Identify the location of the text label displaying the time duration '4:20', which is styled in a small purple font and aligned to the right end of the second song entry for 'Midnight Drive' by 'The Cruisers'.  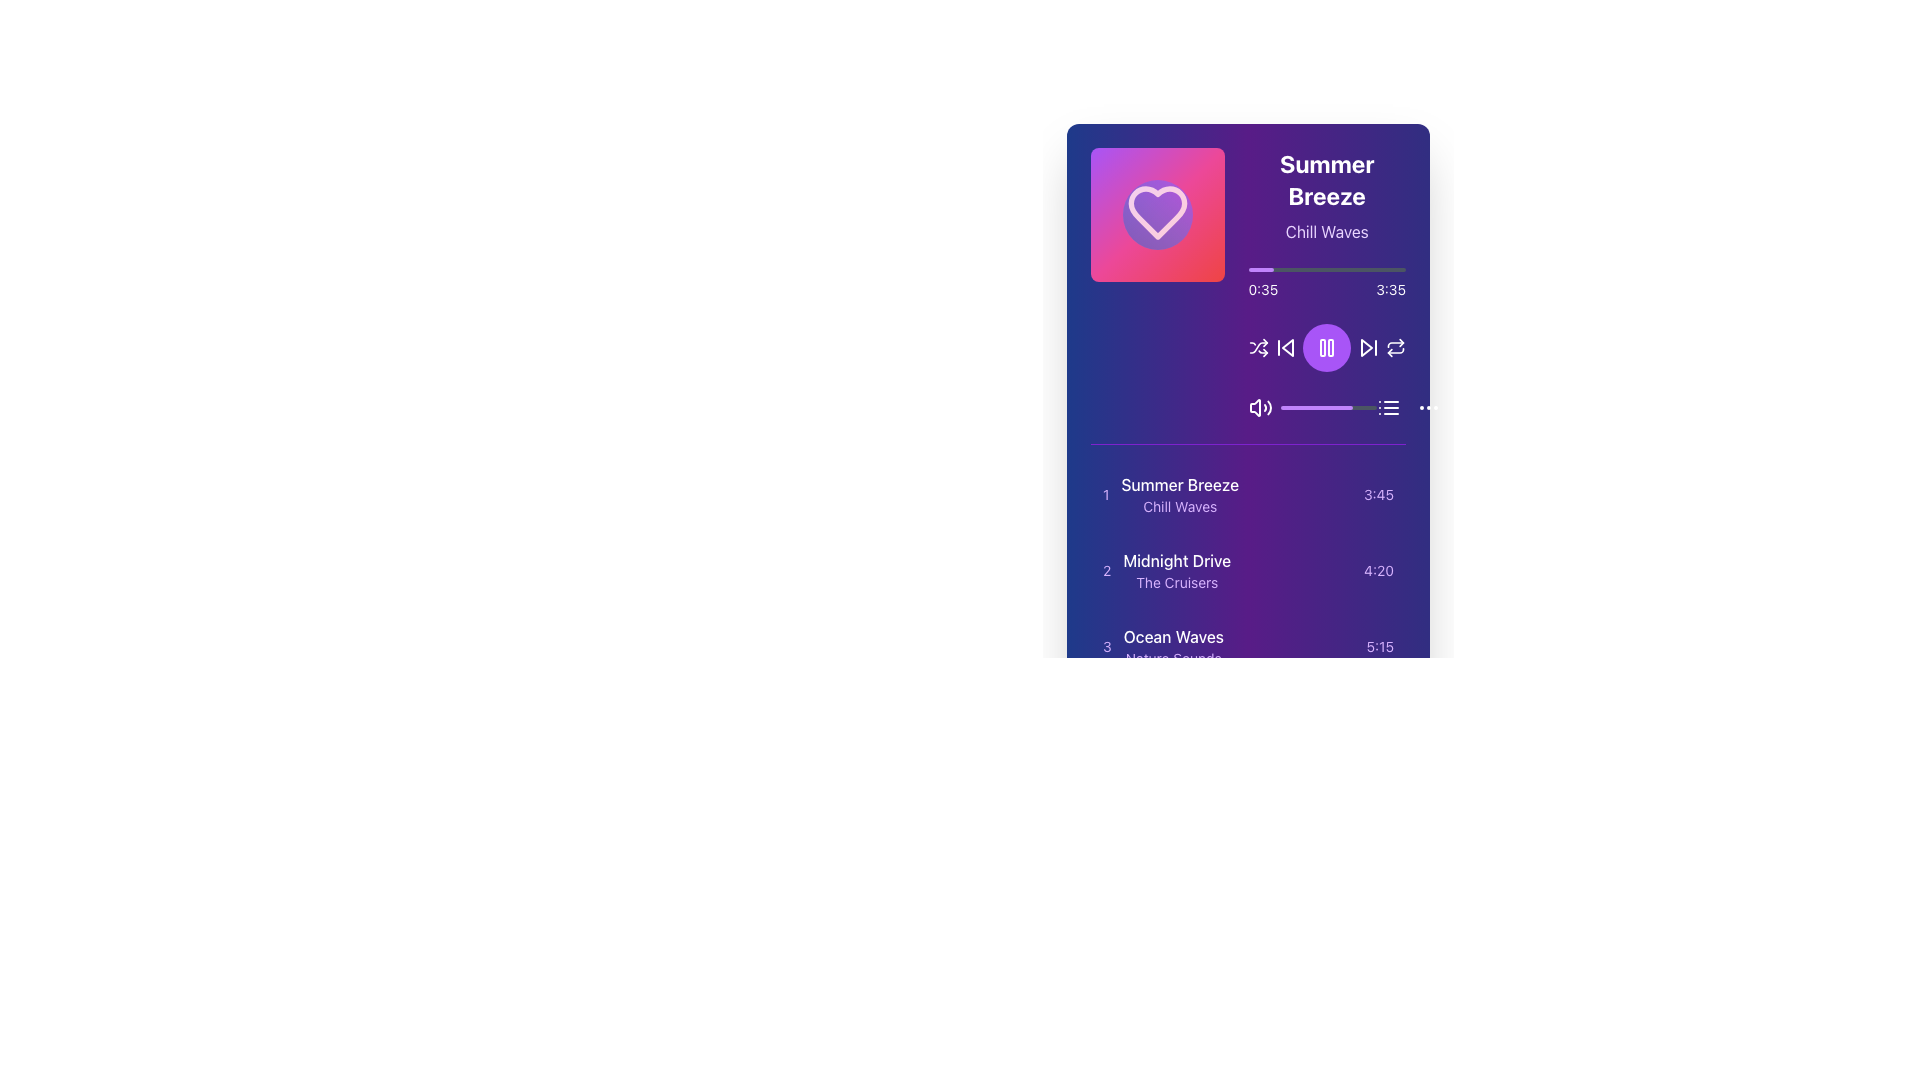
(1378, 570).